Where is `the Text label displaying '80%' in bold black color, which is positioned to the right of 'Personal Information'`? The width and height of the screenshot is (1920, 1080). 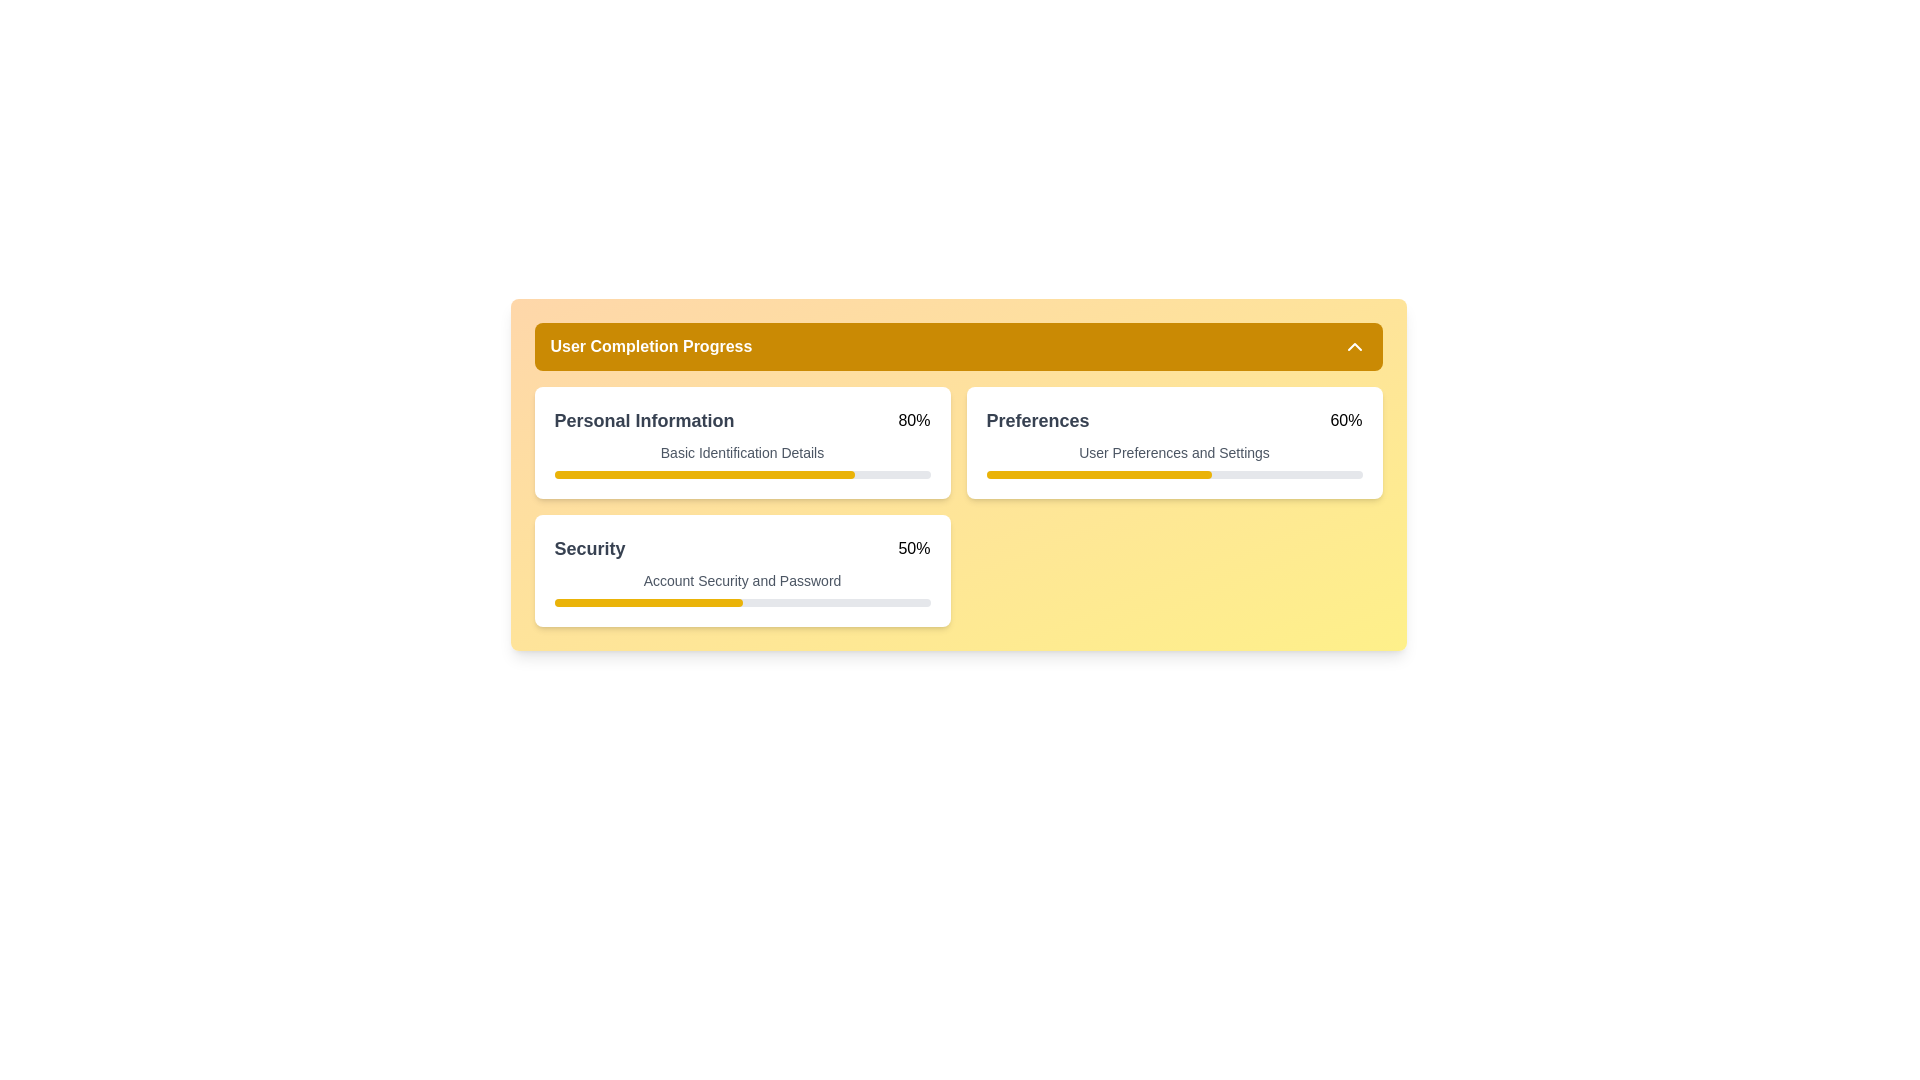 the Text label displaying '80%' in bold black color, which is positioned to the right of 'Personal Information' is located at coordinates (913, 419).